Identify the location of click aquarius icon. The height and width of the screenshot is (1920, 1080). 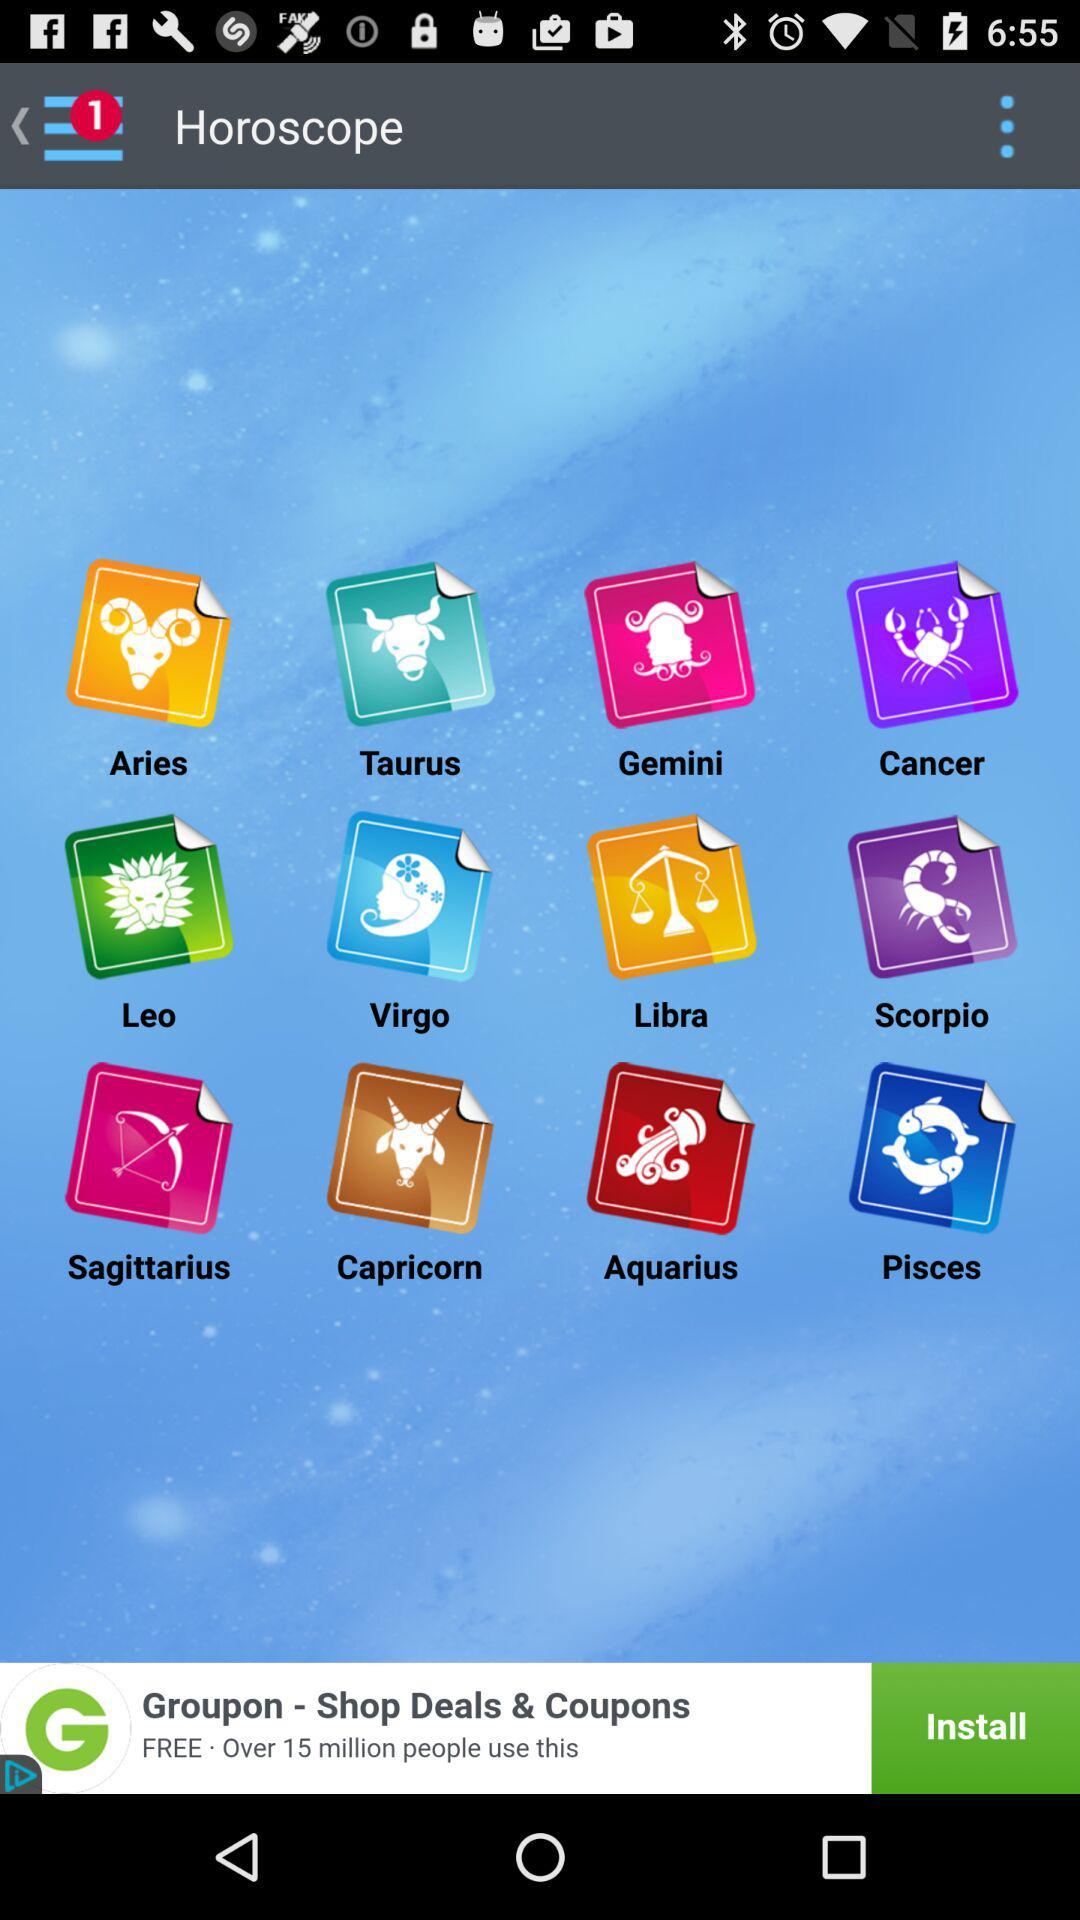
(670, 1148).